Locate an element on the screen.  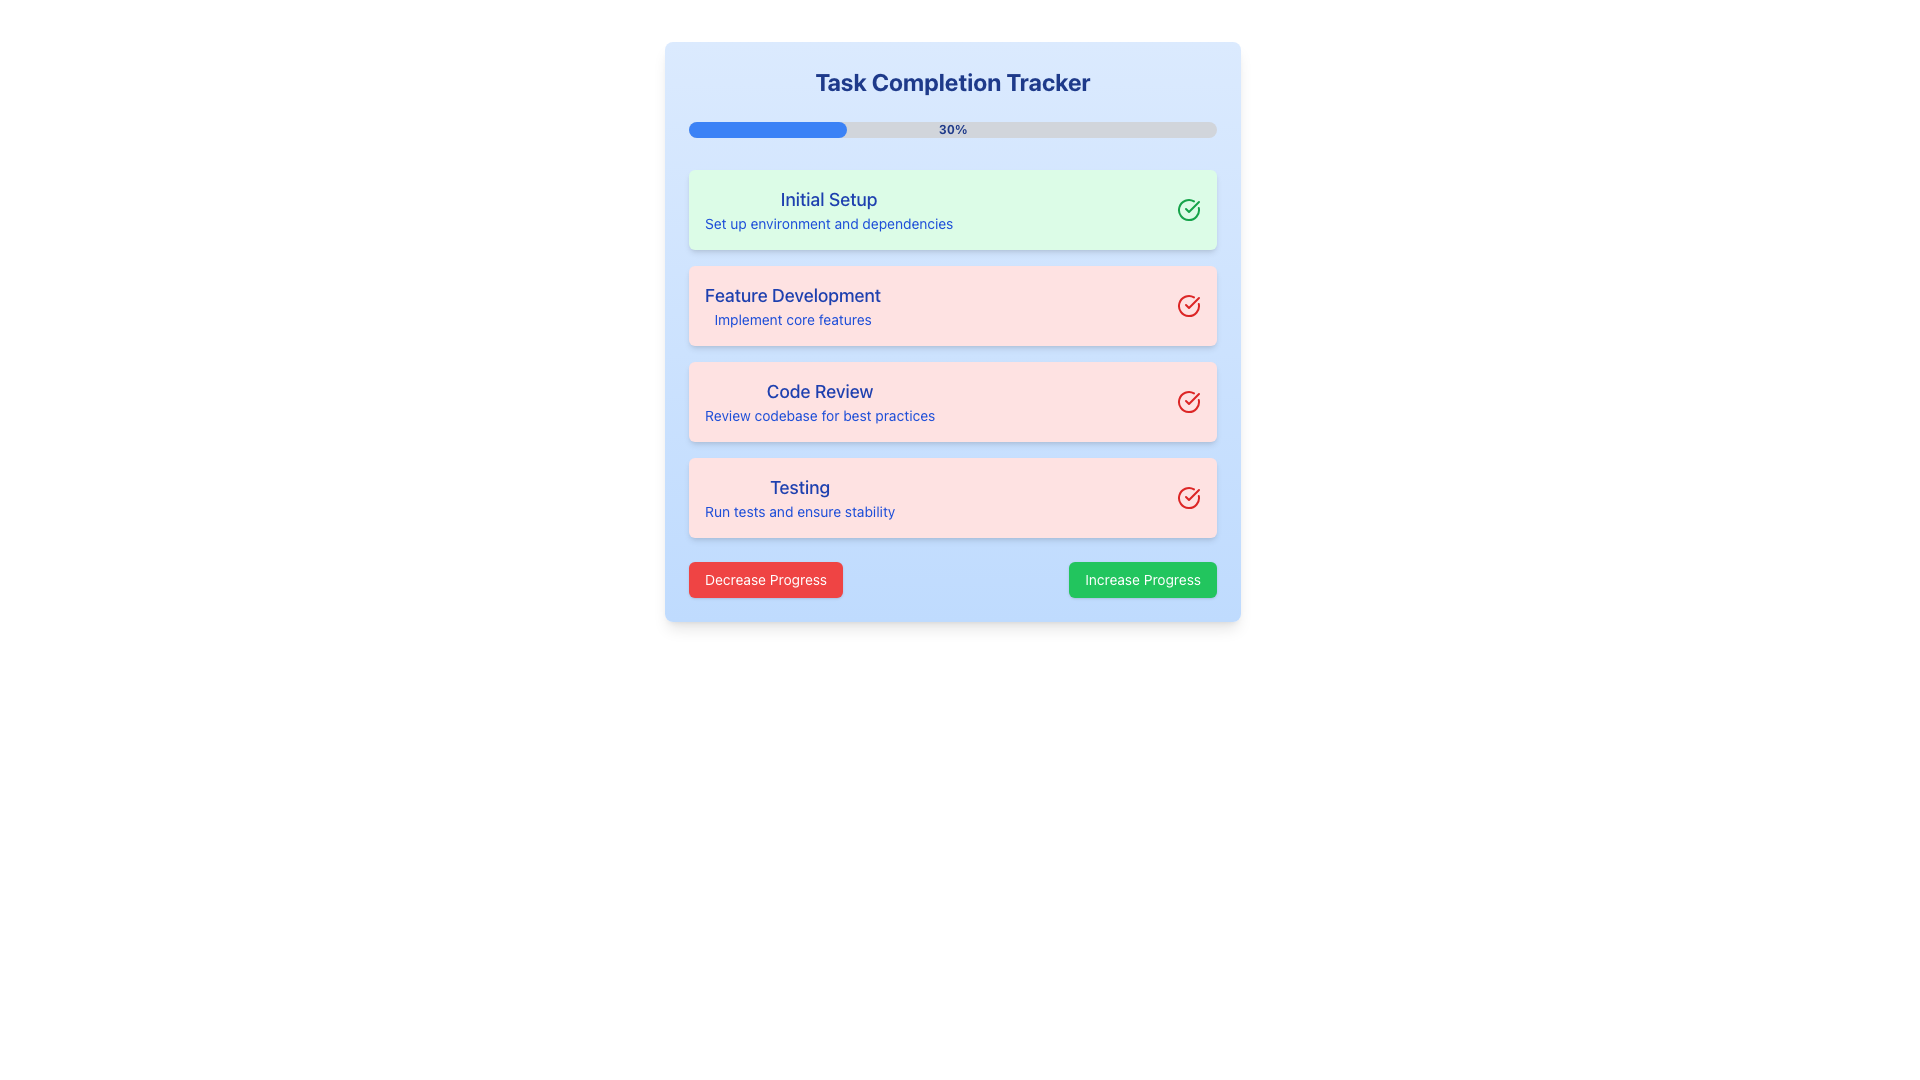
text displayed on the label that indicates the task labeled 'Testing' with additional information 'Run tests and ensure stability'. This label is the last item in a vertical list located at the bottom of the task management interface is located at coordinates (800, 496).